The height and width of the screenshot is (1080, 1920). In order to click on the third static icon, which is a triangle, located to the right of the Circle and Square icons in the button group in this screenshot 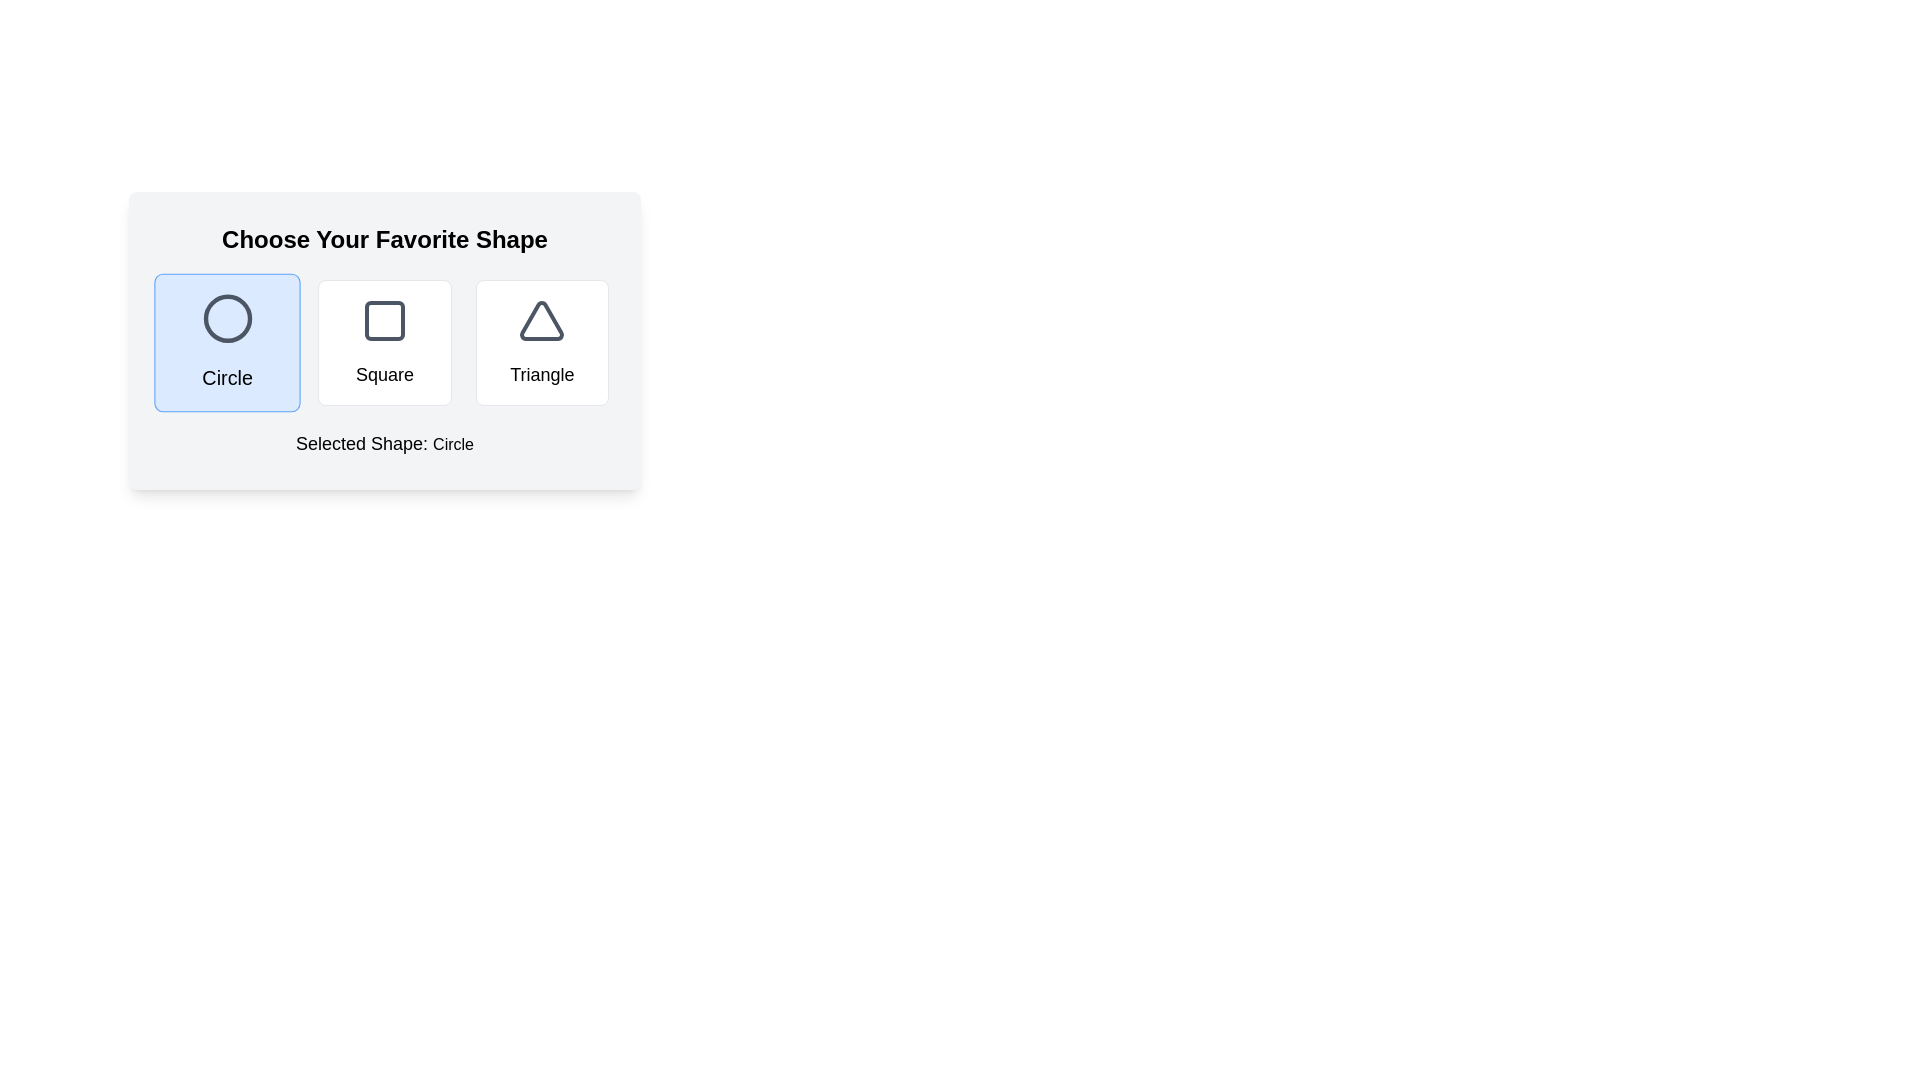, I will do `click(542, 319)`.